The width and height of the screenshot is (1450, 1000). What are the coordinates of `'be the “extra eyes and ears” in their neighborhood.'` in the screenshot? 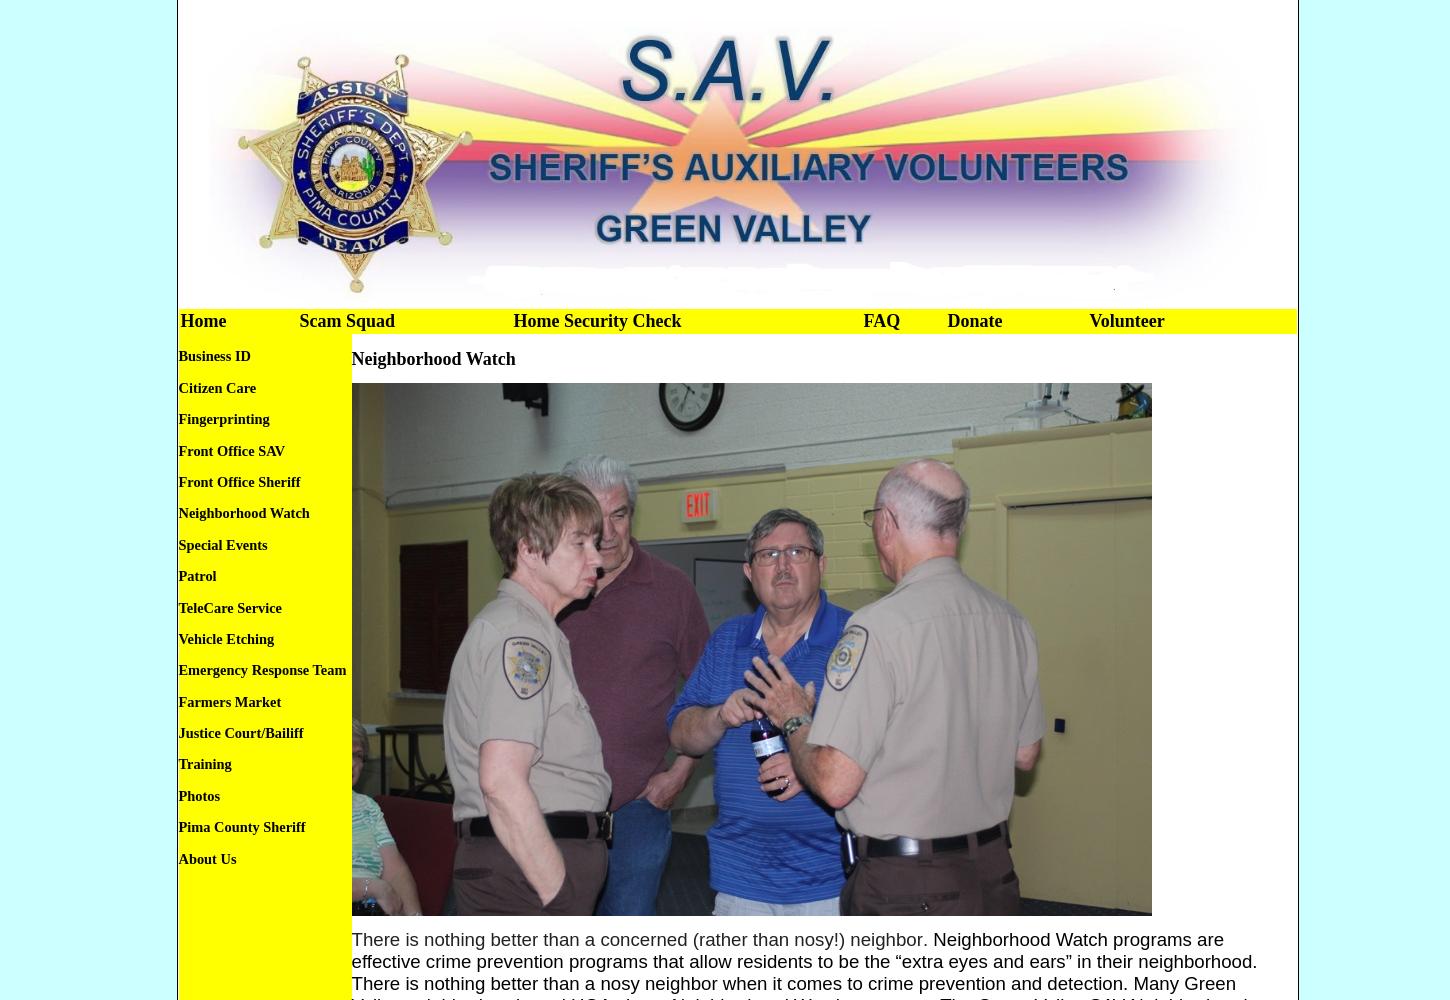 It's located at (1047, 959).